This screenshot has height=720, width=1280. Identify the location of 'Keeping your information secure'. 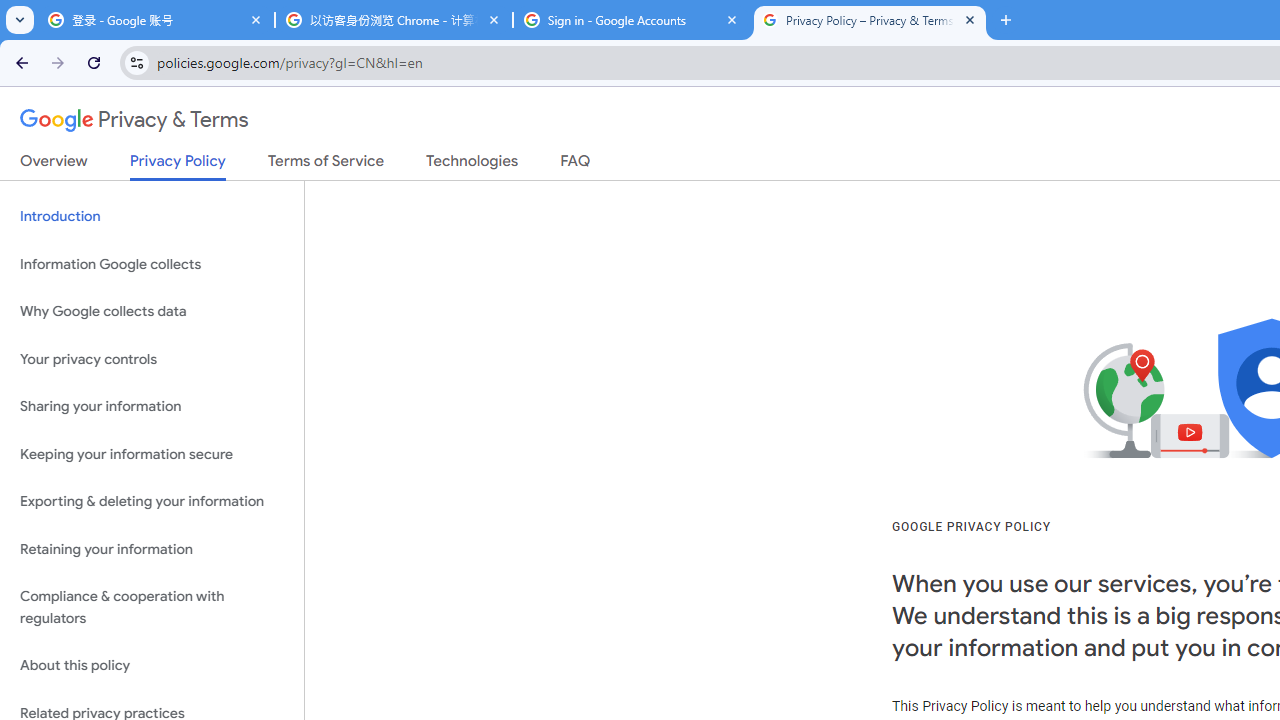
(151, 454).